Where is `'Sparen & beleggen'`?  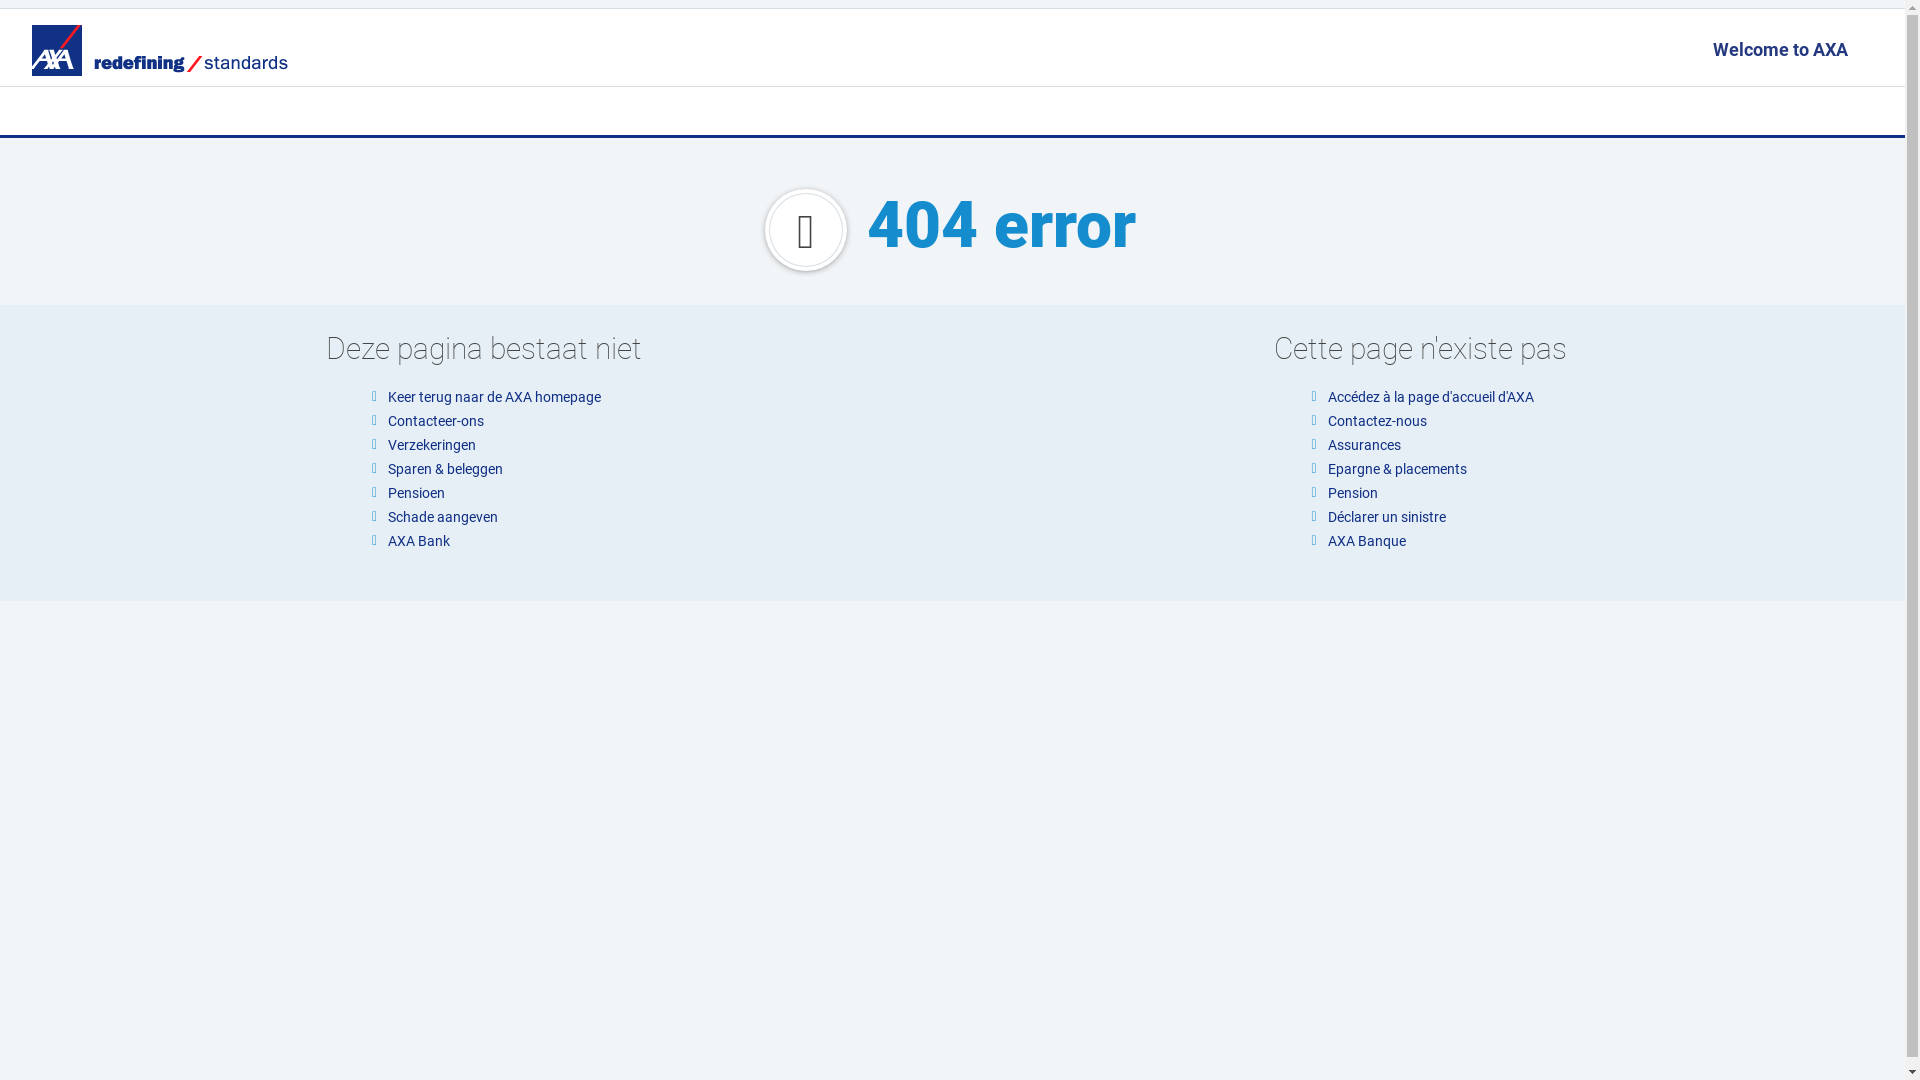
'Sparen & beleggen' is located at coordinates (444, 469).